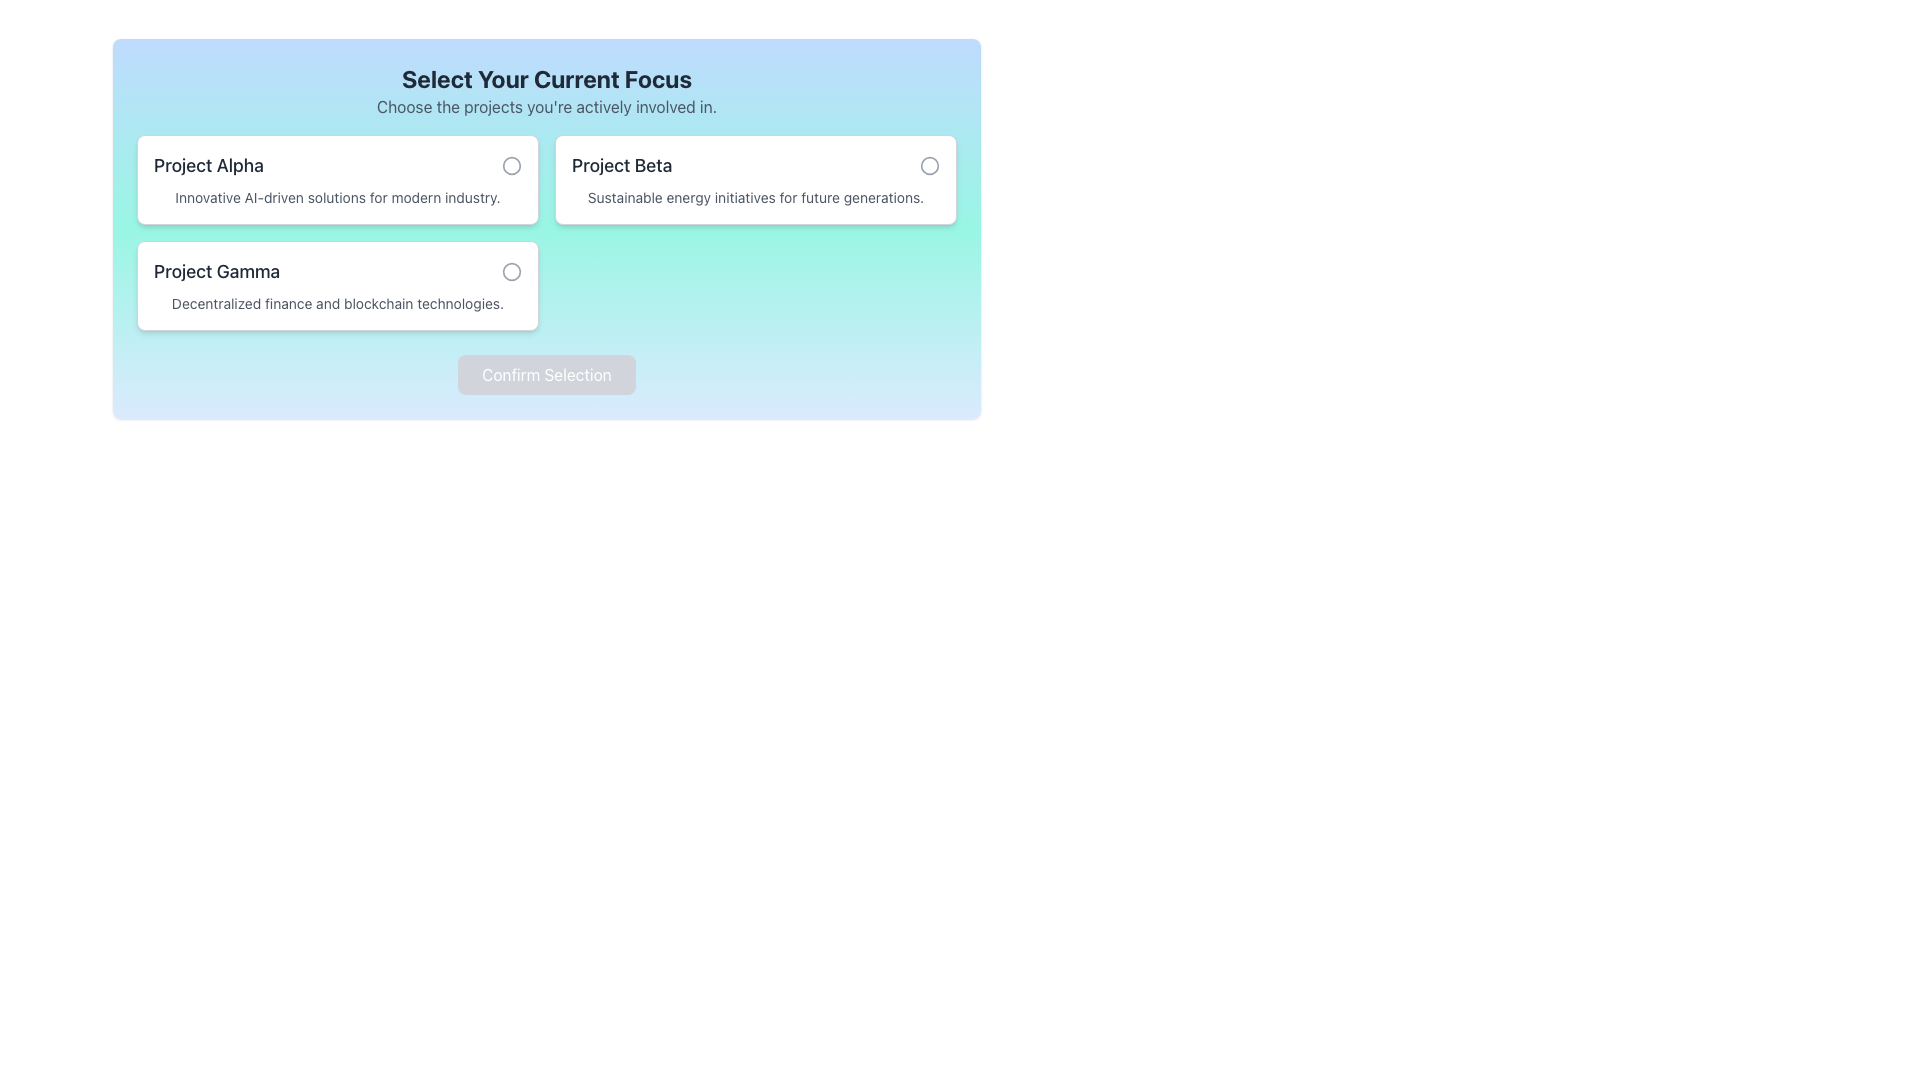 The width and height of the screenshot is (1920, 1080). I want to click on text element containing the phrase 'Sustainable energy initiatives for future generations.' which is located directly below the header text 'Project Beta', so click(754, 197).